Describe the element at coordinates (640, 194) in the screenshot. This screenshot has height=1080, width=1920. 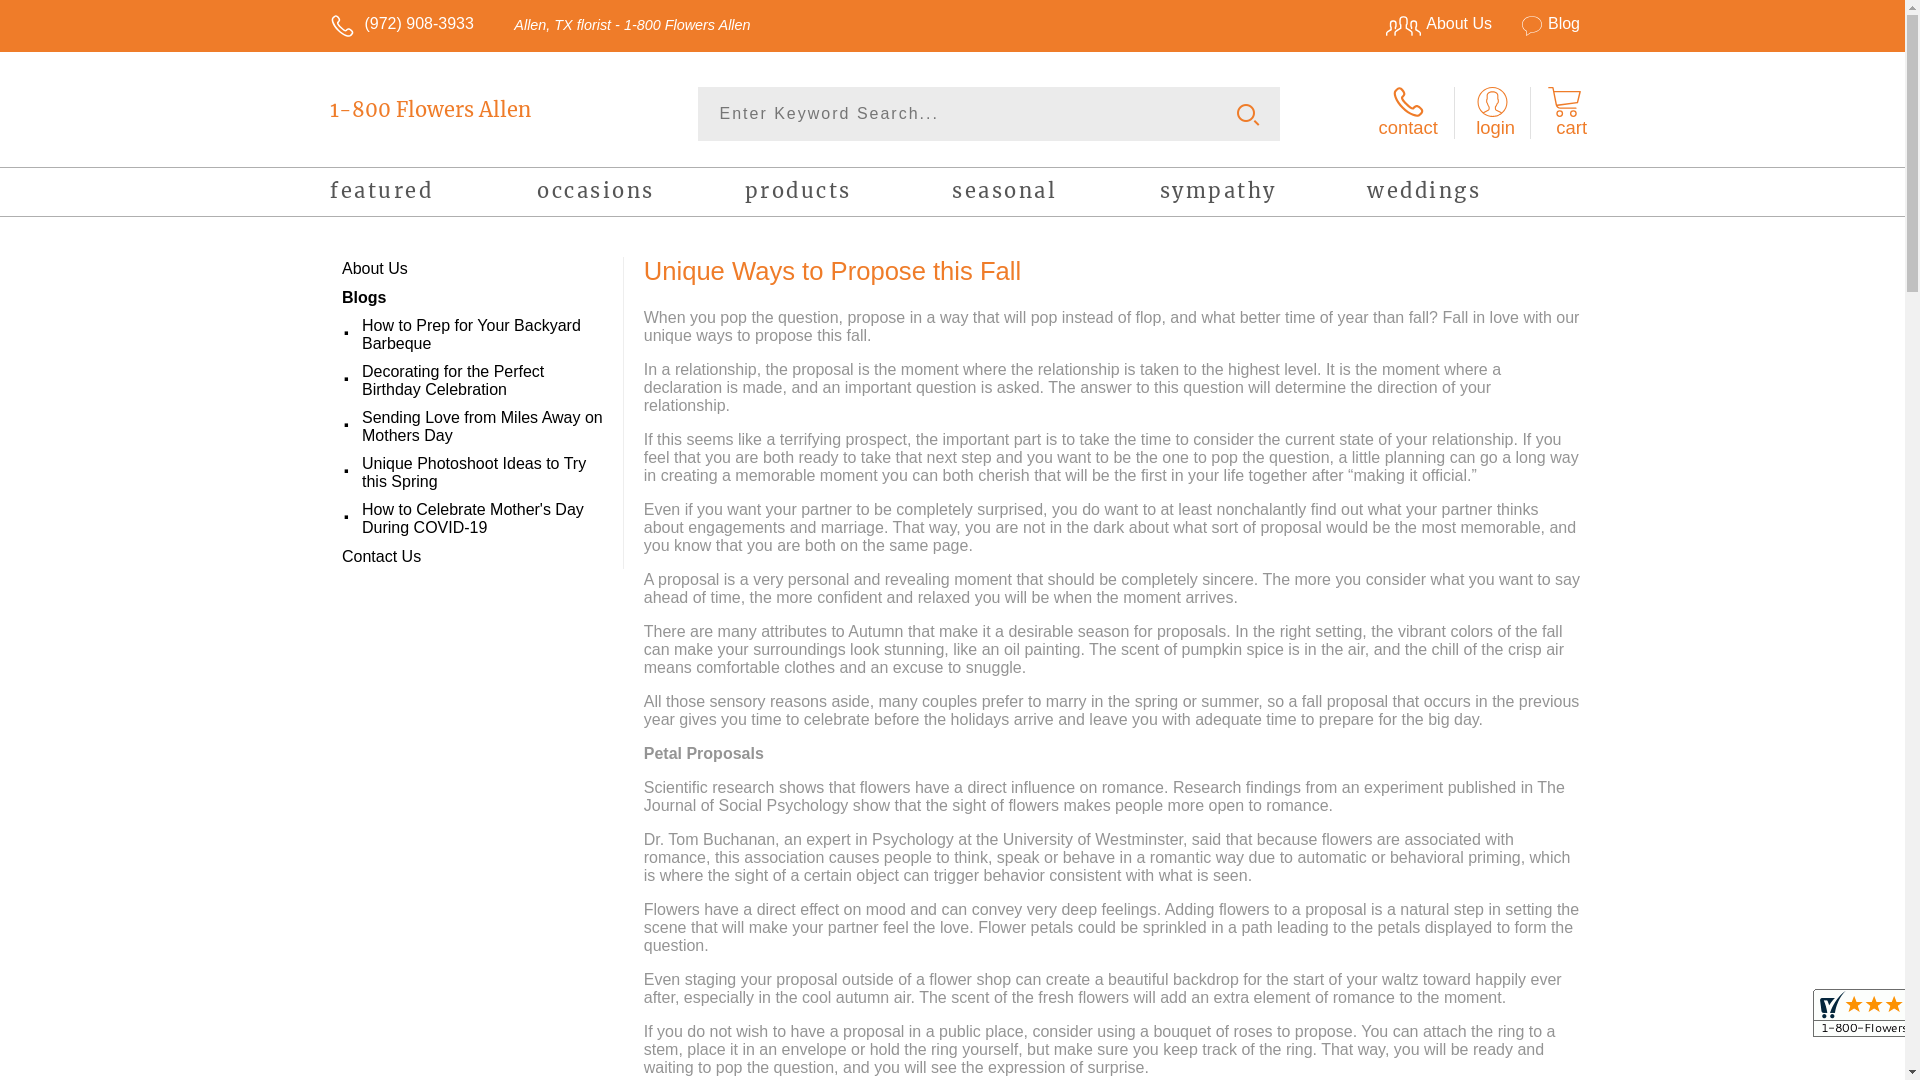
I see `'occasions'` at that location.